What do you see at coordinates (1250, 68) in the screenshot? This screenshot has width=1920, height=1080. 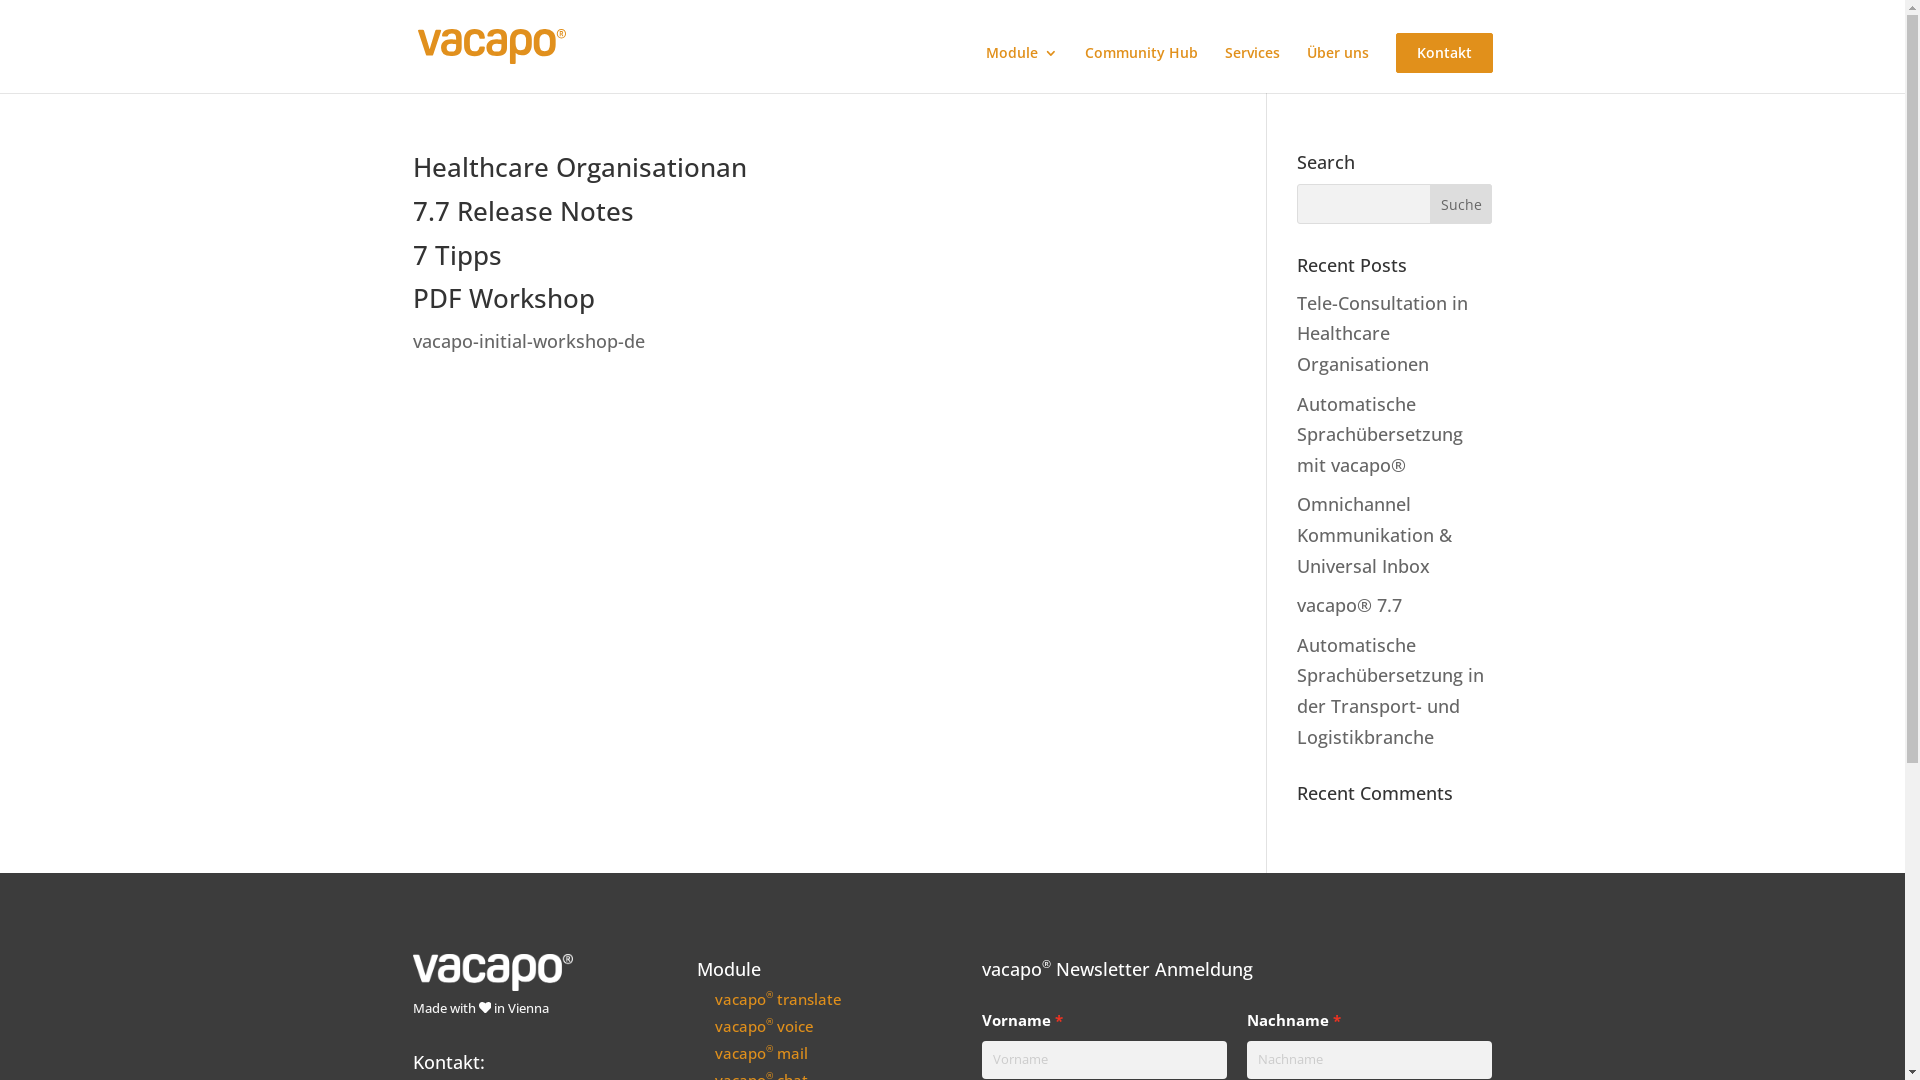 I see `'Services'` at bounding box center [1250, 68].